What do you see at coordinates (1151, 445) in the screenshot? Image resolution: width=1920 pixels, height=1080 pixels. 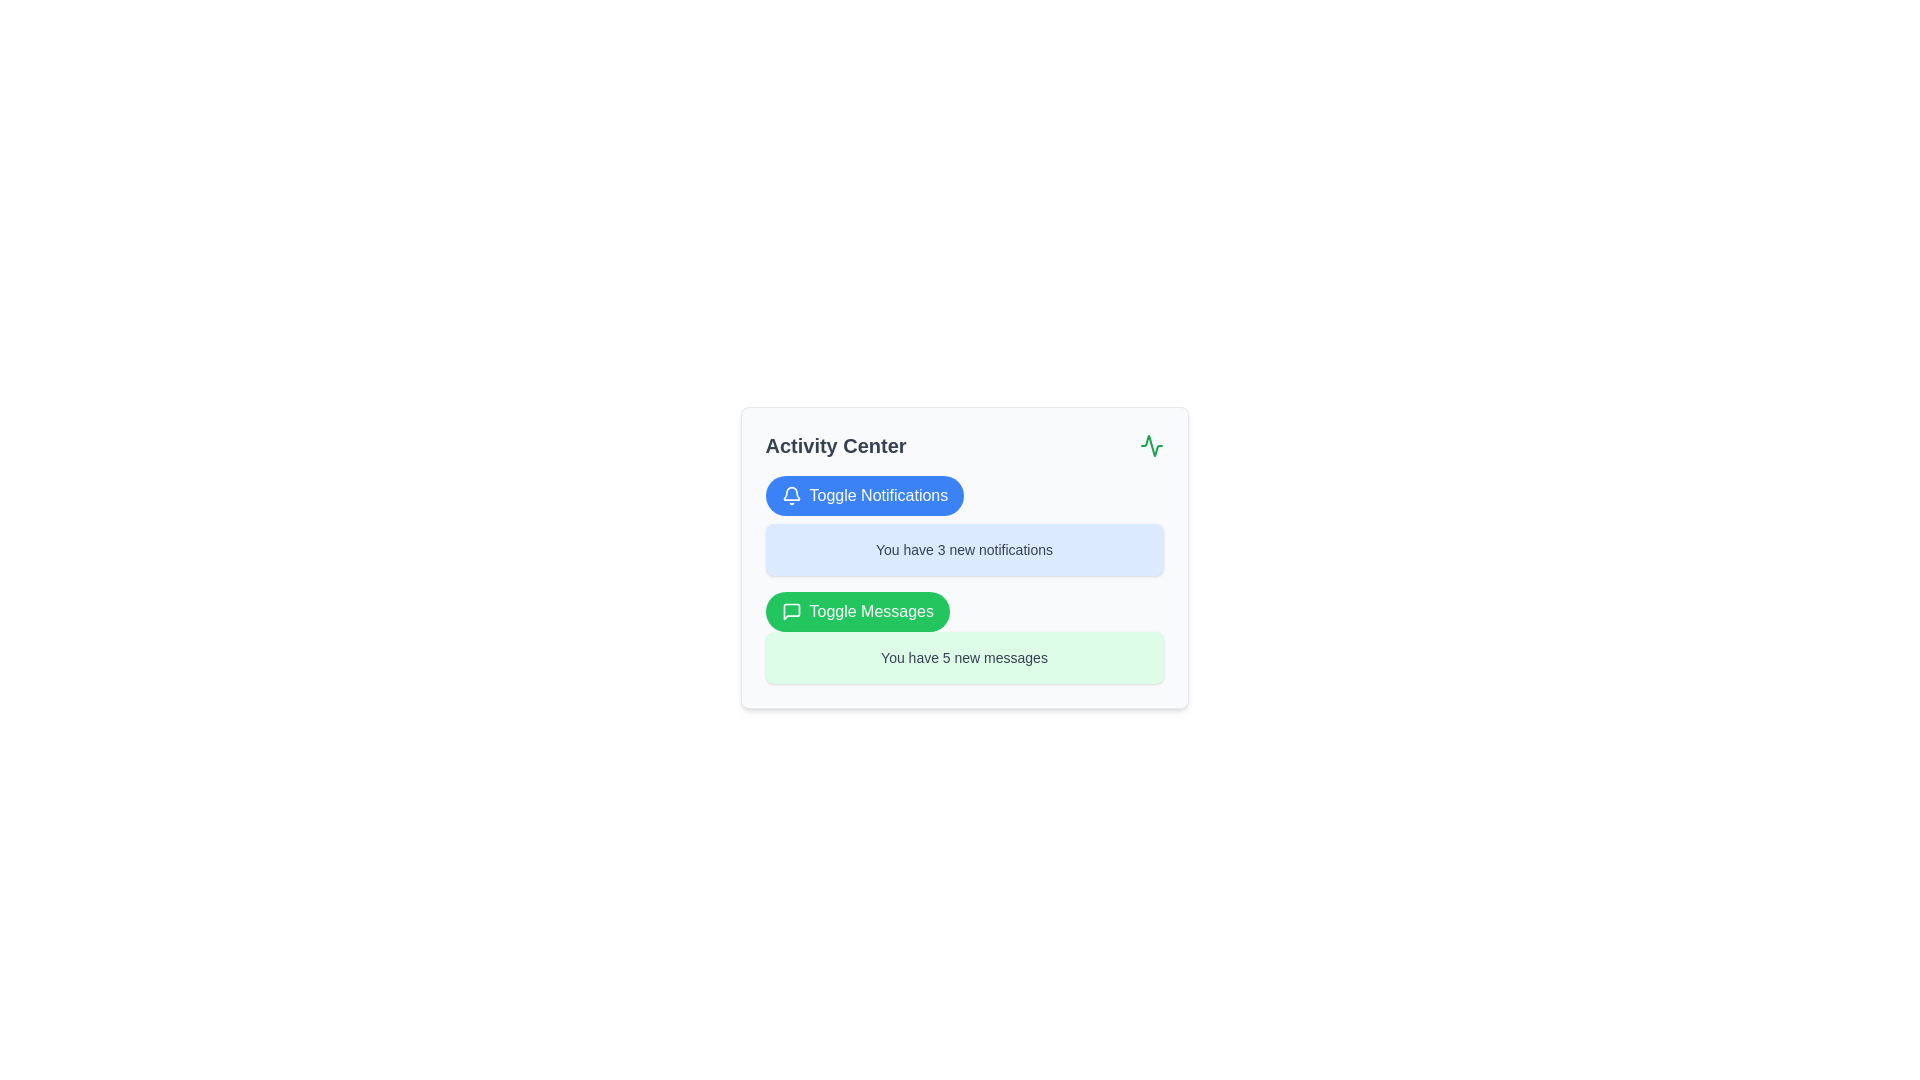 I see `the activity status icon located in the top right corner of the Activity Center card` at bounding box center [1151, 445].